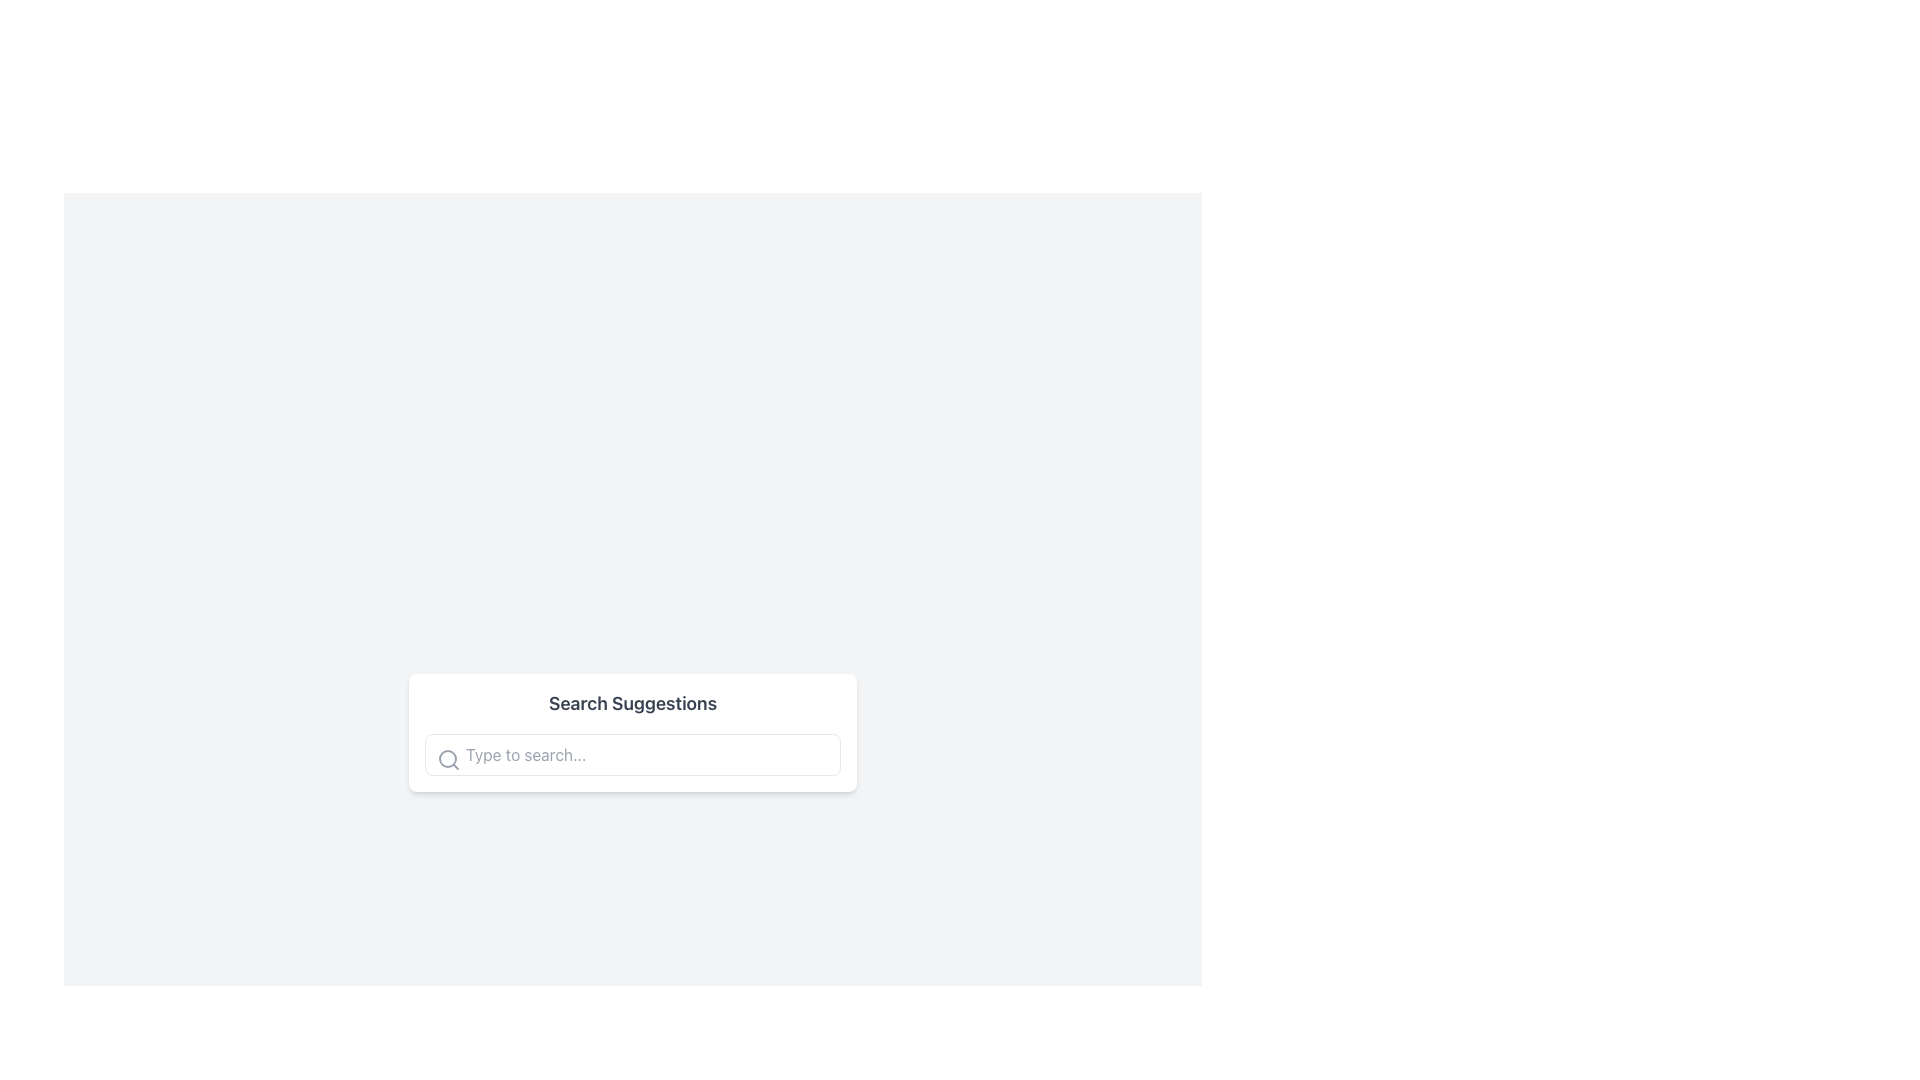 The width and height of the screenshot is (1920, 1080). What do you see at coordinates (448, 759) in the screenshot?
I see `the search icon, which is represented as a magnifying glass styled with gray color and thin-lined strokes, located at the far left of the search input field` at bounding box center [448, 759].